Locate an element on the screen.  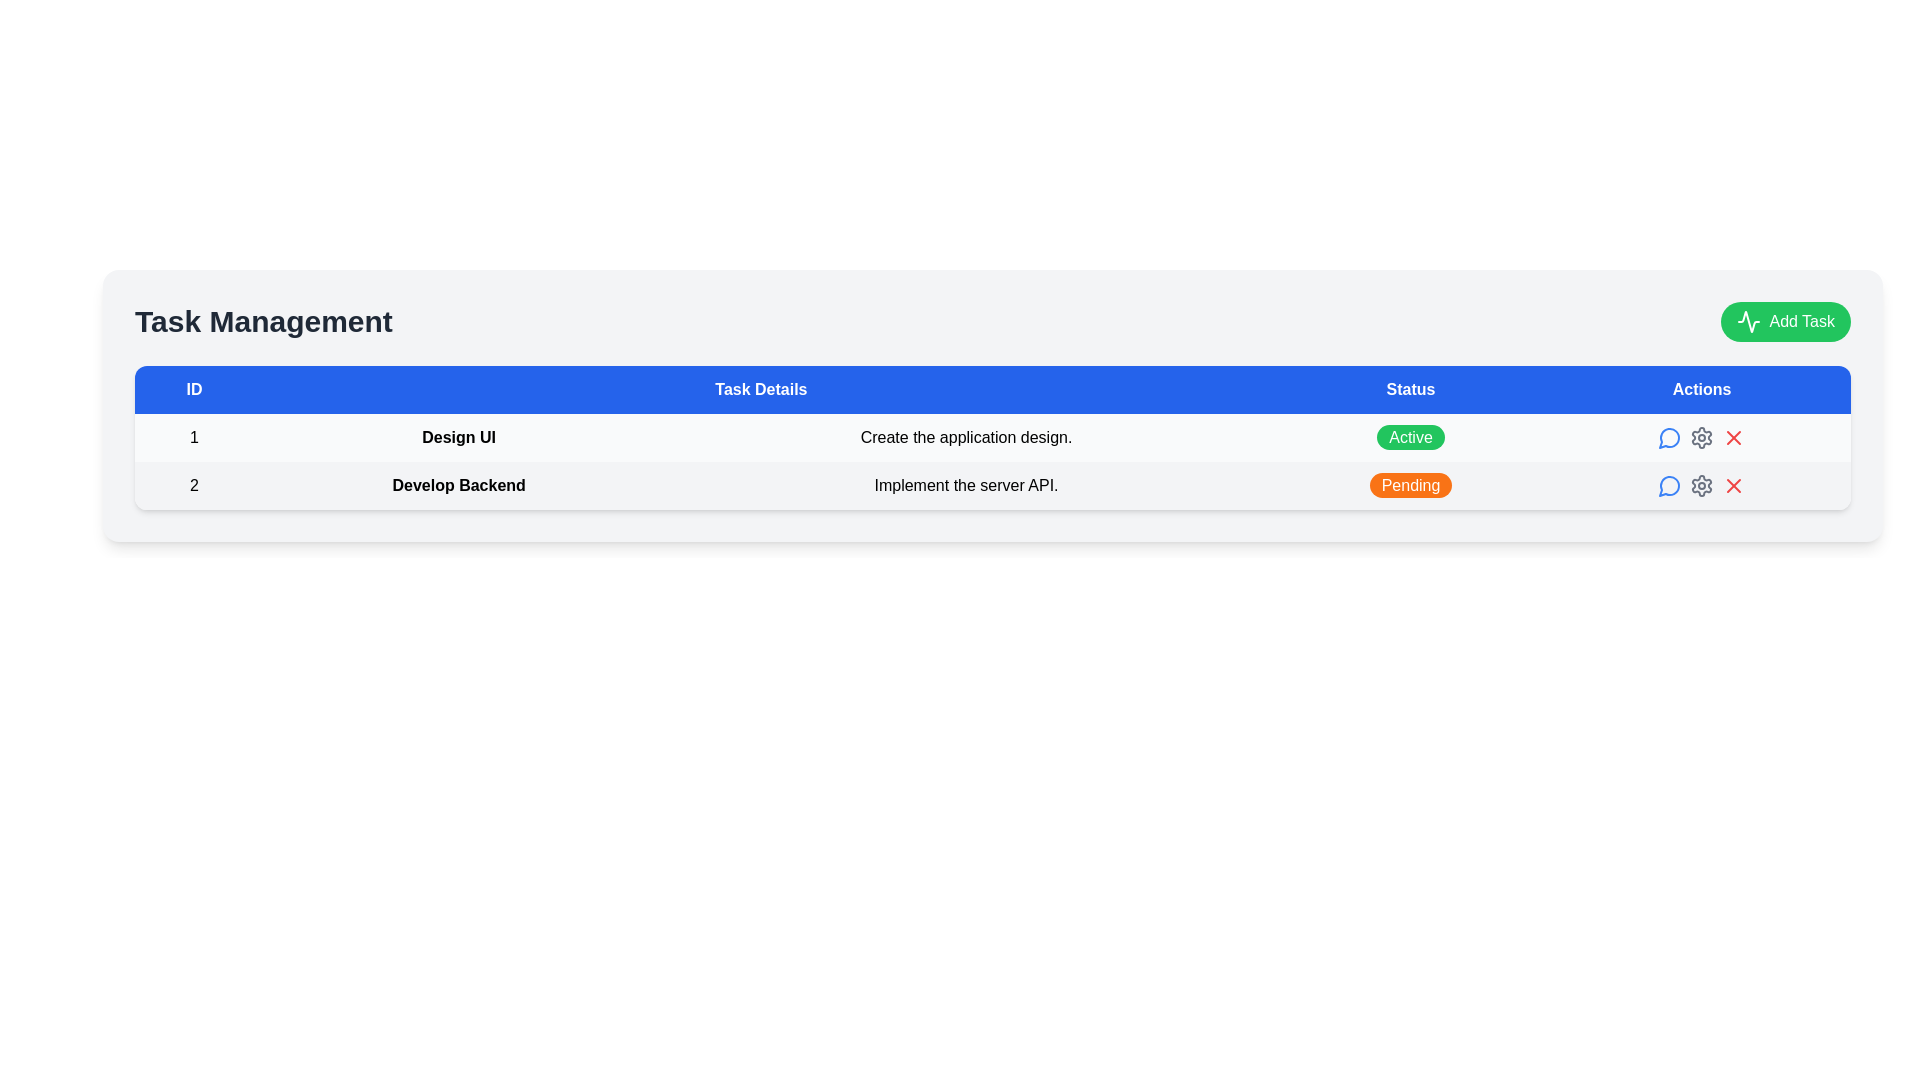
the capsule-shaped label with an orange background and white text reading 'Pending' located in the second row of the table under the 'Status' column is located at coordinates (1410, 486).